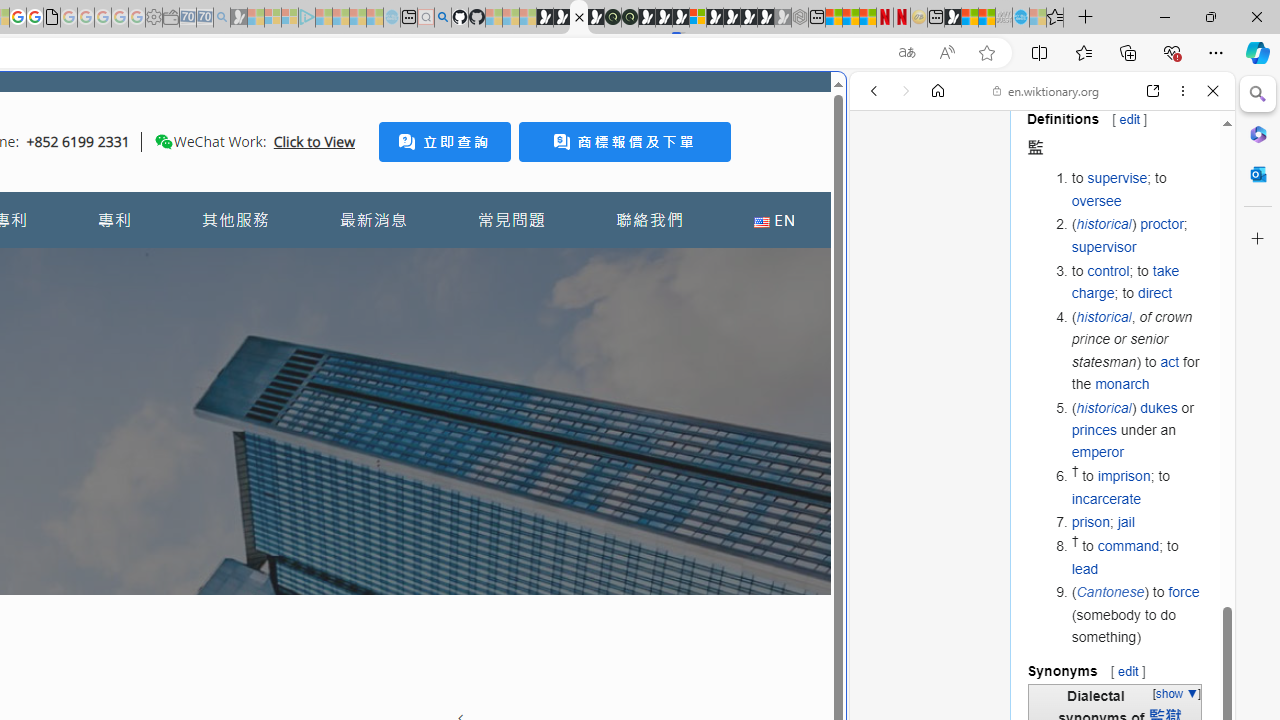 The width and height of the screenshot is (1280, 720). Describe the element at coordinates (238, 17) in the screenshot. I see `'Microsoft Start Gaming - Sleeping'` at that location.